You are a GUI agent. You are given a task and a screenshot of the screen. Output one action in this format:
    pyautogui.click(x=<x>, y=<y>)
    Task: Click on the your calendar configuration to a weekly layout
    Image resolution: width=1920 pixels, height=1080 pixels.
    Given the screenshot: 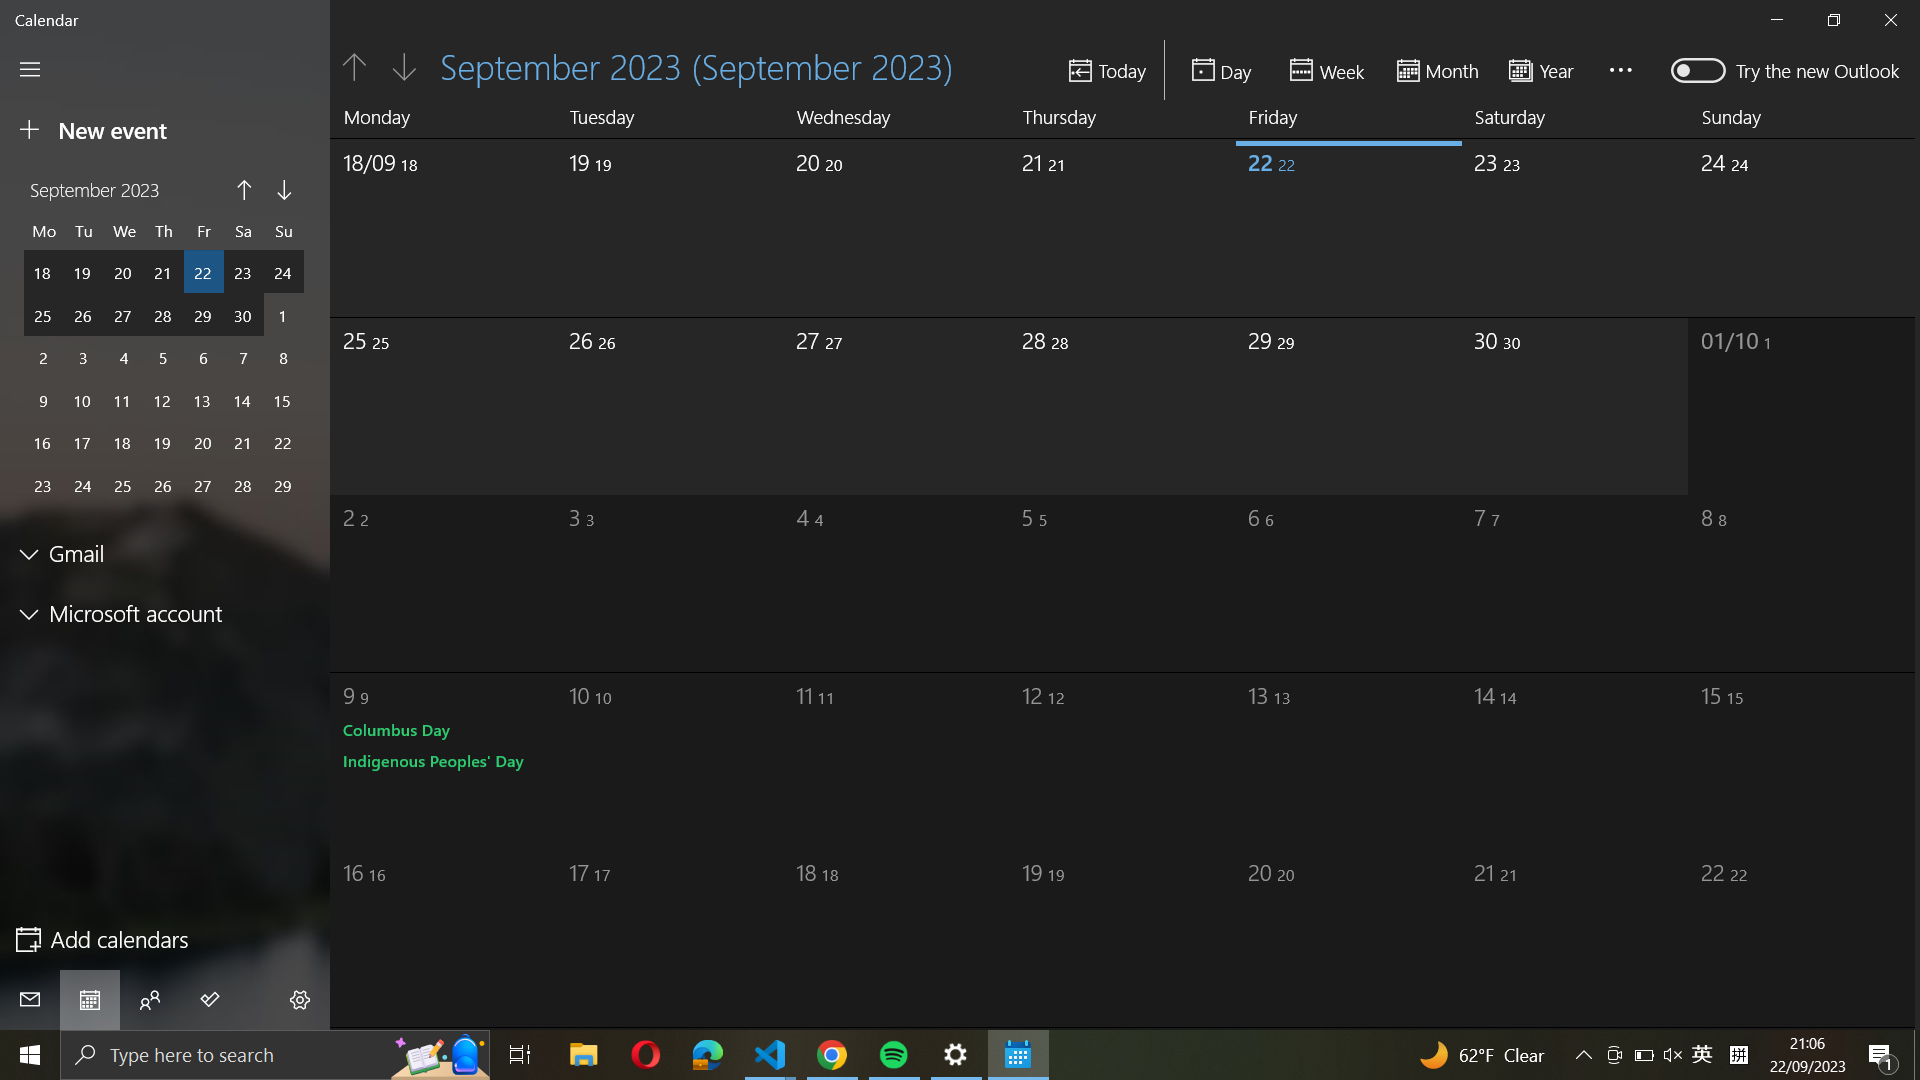 What is the action you would take?
    pyautogui.click(x=1329, y=68)
    